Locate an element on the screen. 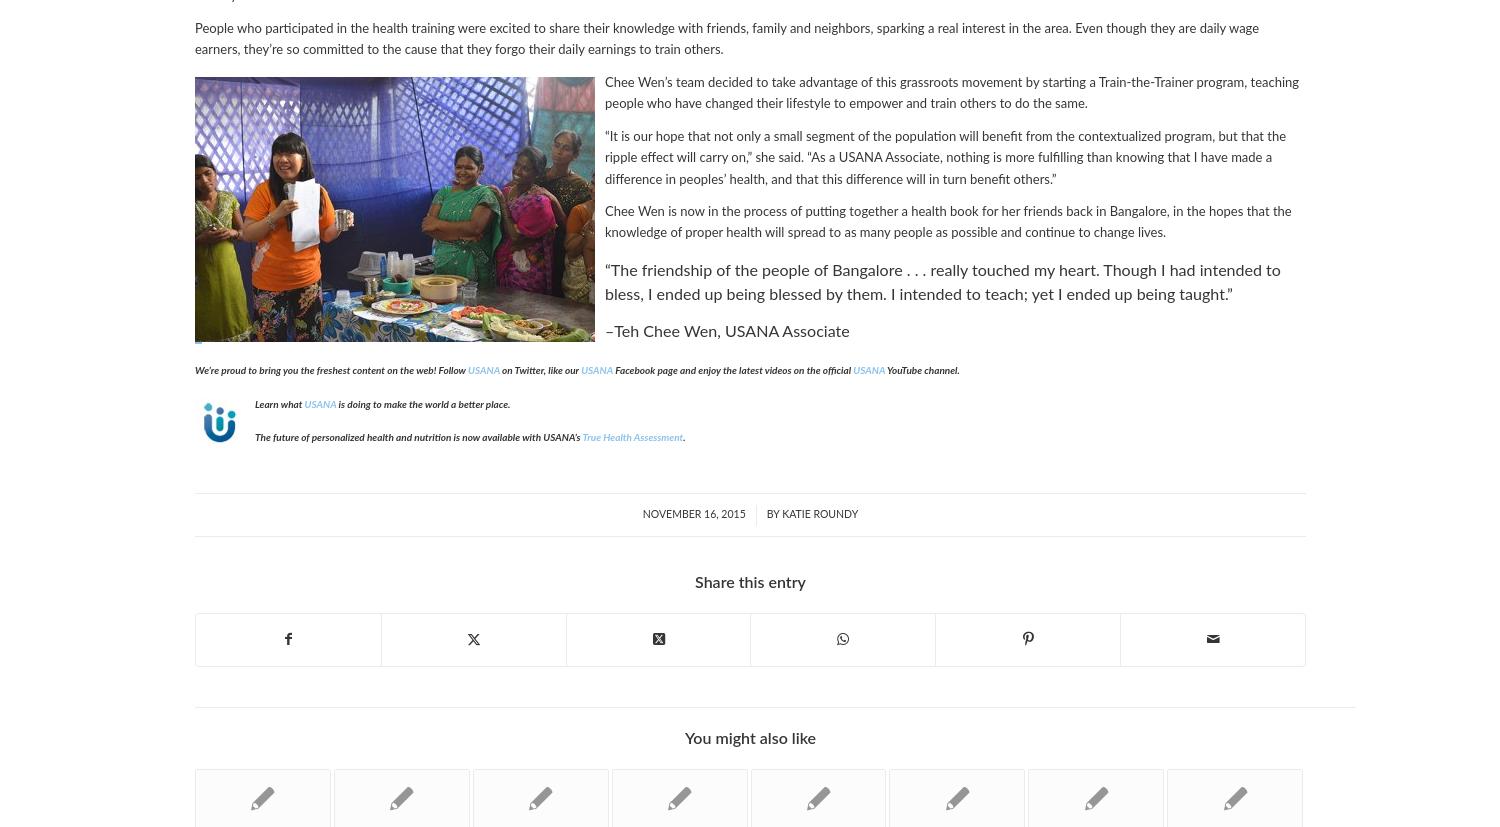  'The future of personalized health and nutrition is now available with USANA’s' is located at coordinates (418, 436).